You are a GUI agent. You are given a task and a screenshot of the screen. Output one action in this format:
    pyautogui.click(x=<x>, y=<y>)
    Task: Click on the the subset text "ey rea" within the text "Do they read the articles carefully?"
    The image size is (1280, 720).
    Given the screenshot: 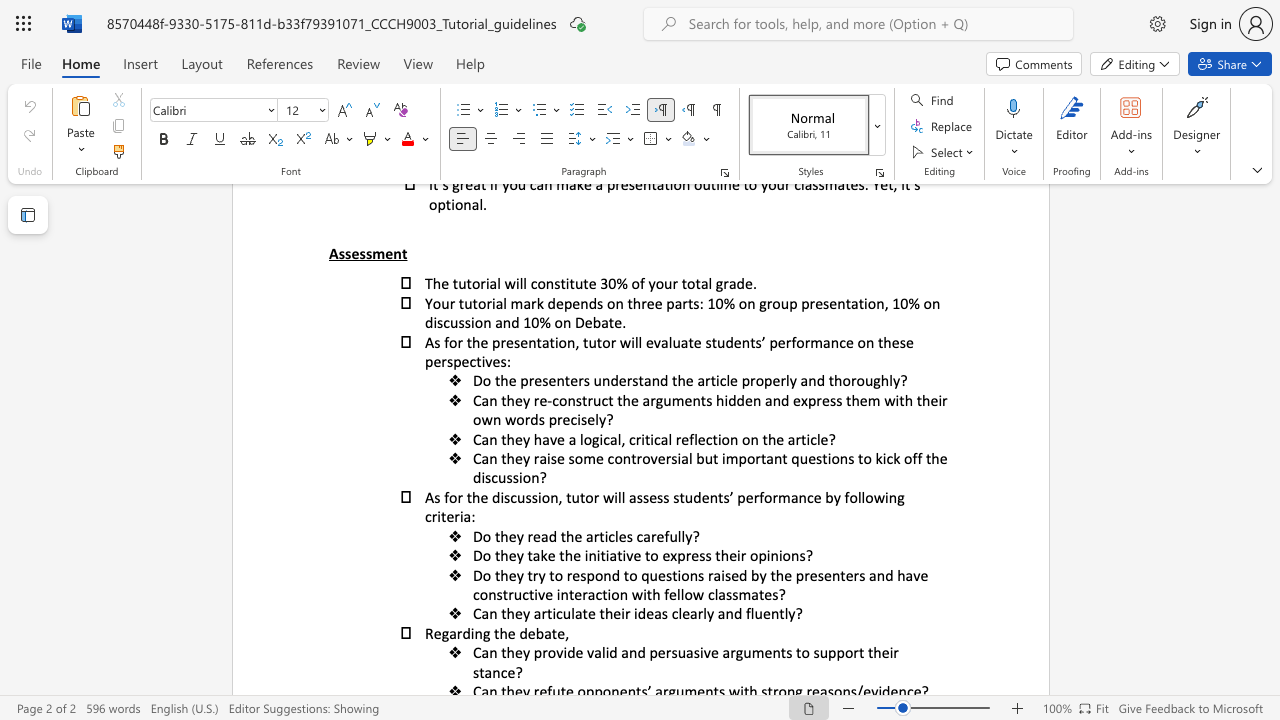 What is the action you would take?
    pyautogui.click(x=508, y=535)
    